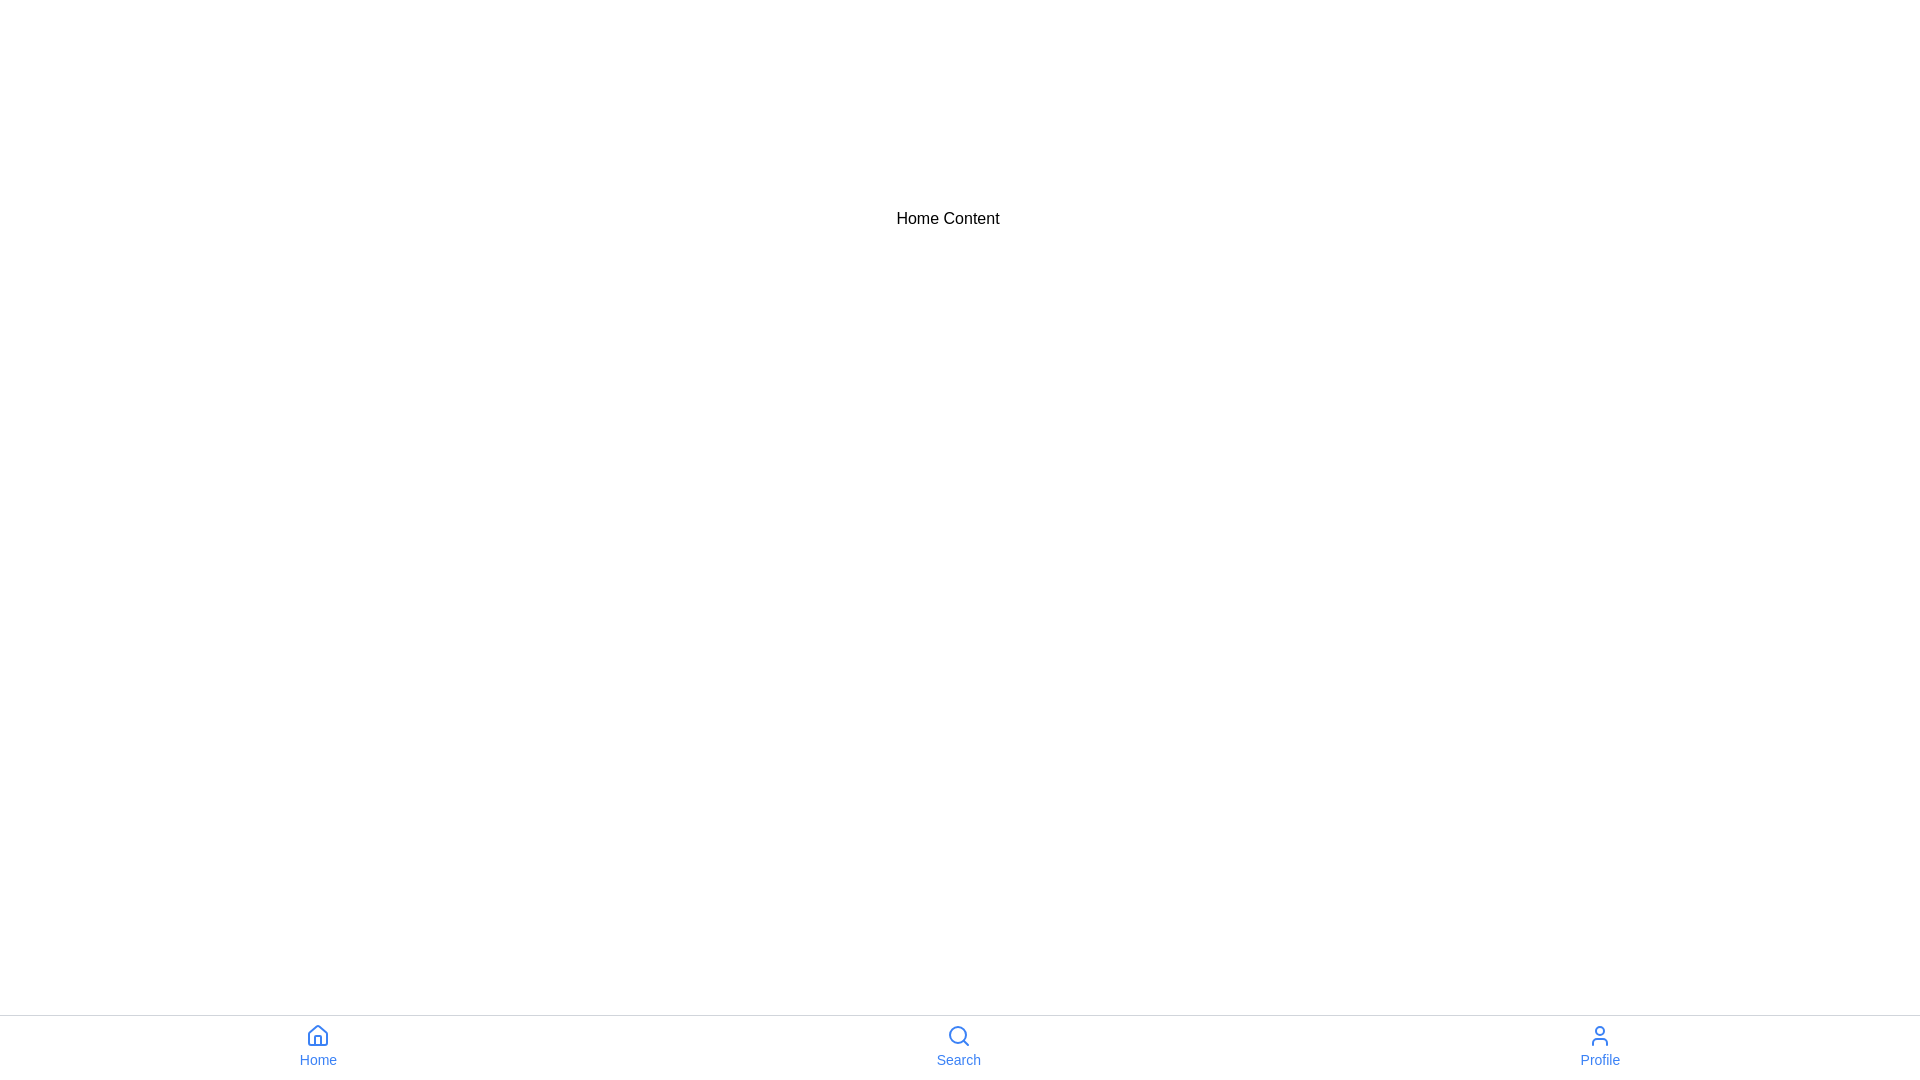 The height and width of the screenshot is (1080, 1920). Describe the element at coordinates (317, 1035) in the screenshot. I see `the 'Home' icon button in the bottom navigation bar` at that location.